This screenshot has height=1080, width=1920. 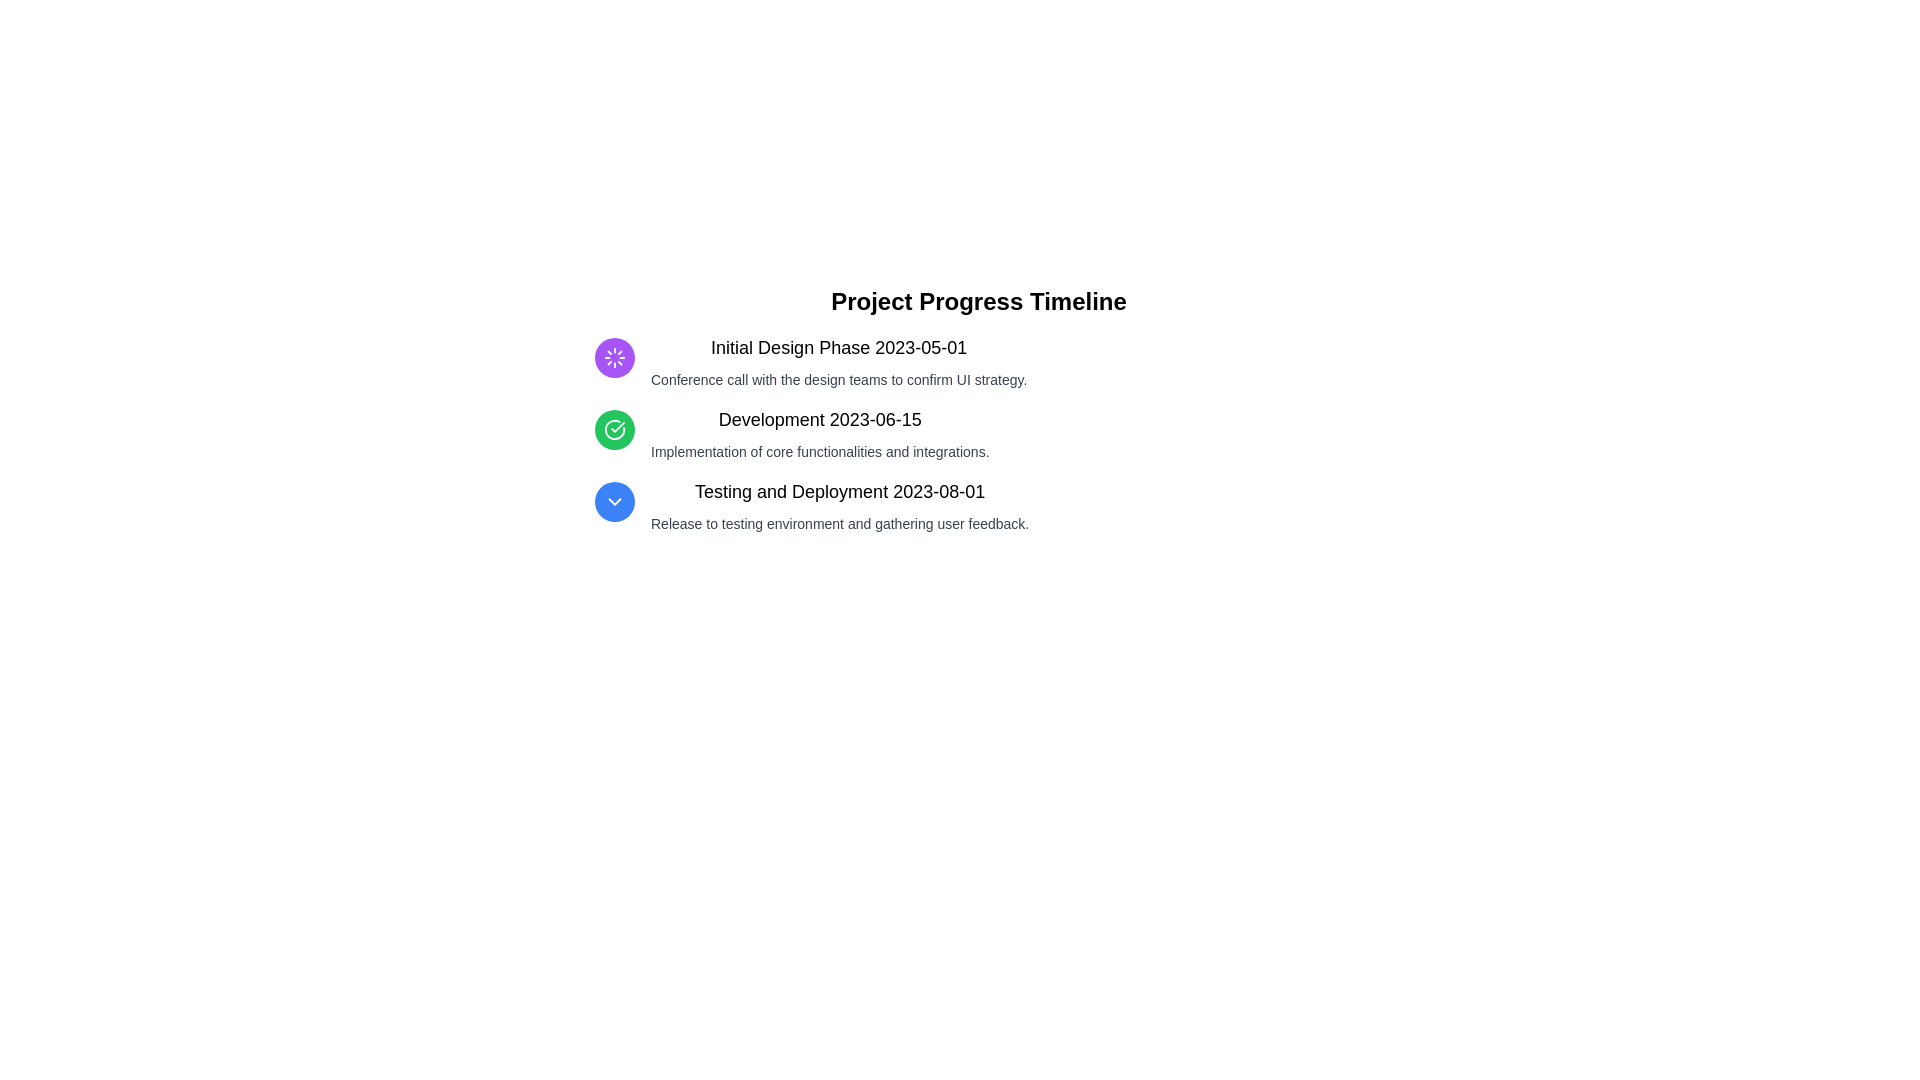 What do you see at coordinates (839, 346) in the screenshot?
I see `the text label that summarizes the 'Initial Design Phase' in the Project Progress Timeline, located directly beneath the main heading and aligned with the purple icon` at bounding box center [839, 346].